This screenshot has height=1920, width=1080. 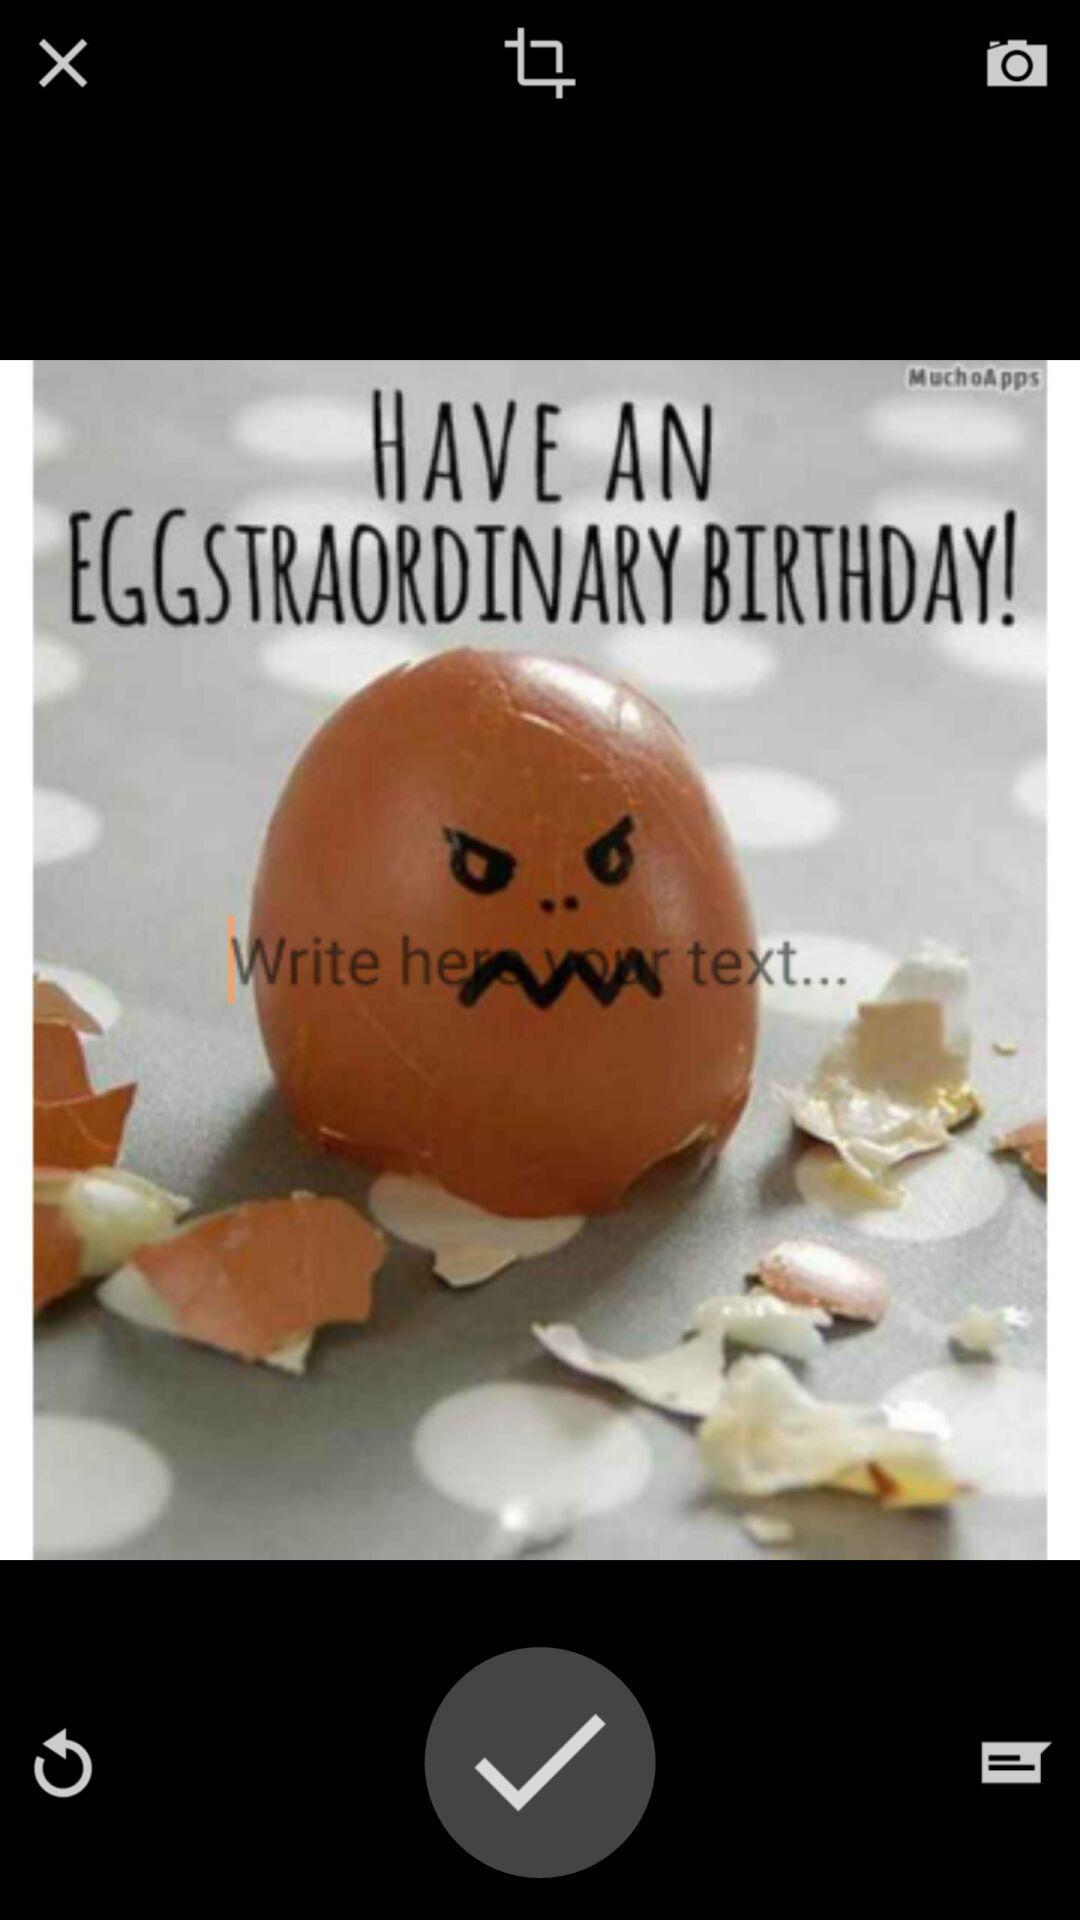 What do you see at coordinates (1017, 1762) in the screenshot?
I see `the chat icon` at bounding box center [1017, 1762].